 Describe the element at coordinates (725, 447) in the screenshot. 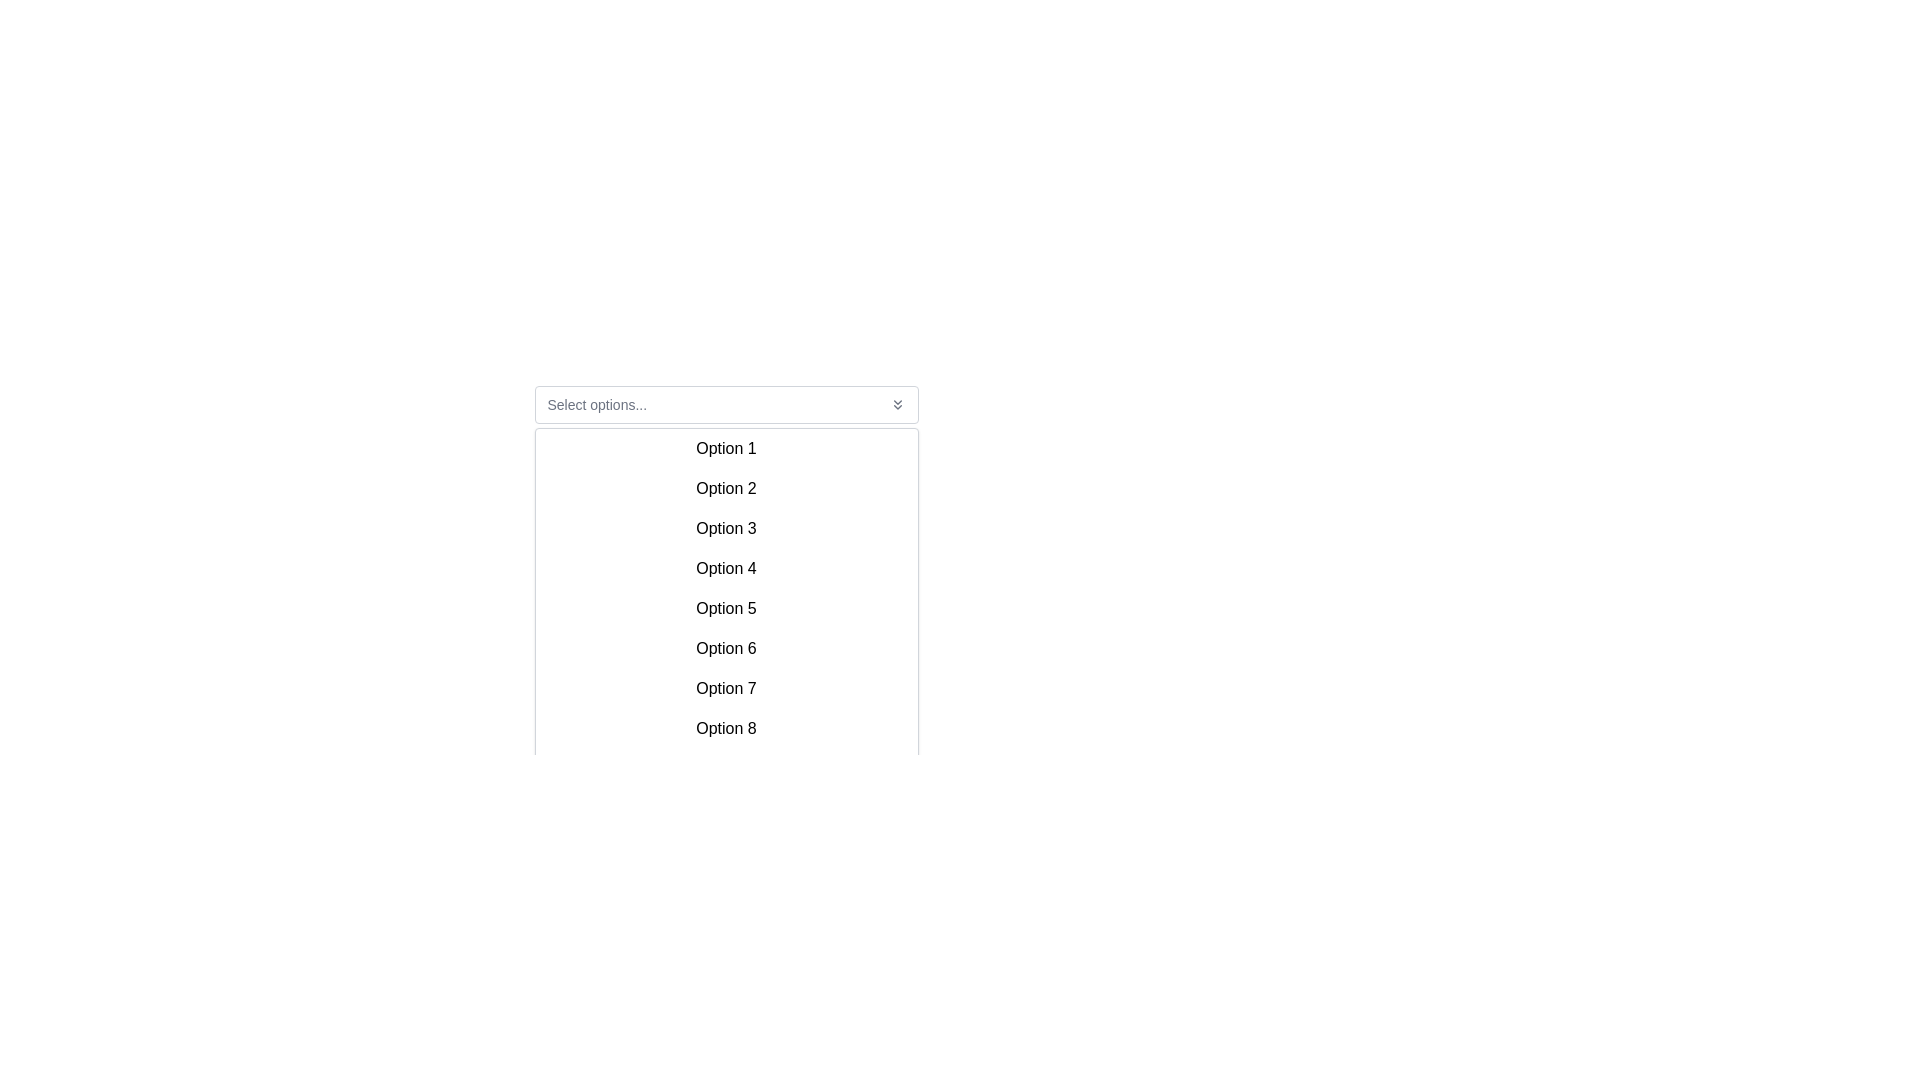

I see `the Dropdown option labeled 'Option 1'` at that location.